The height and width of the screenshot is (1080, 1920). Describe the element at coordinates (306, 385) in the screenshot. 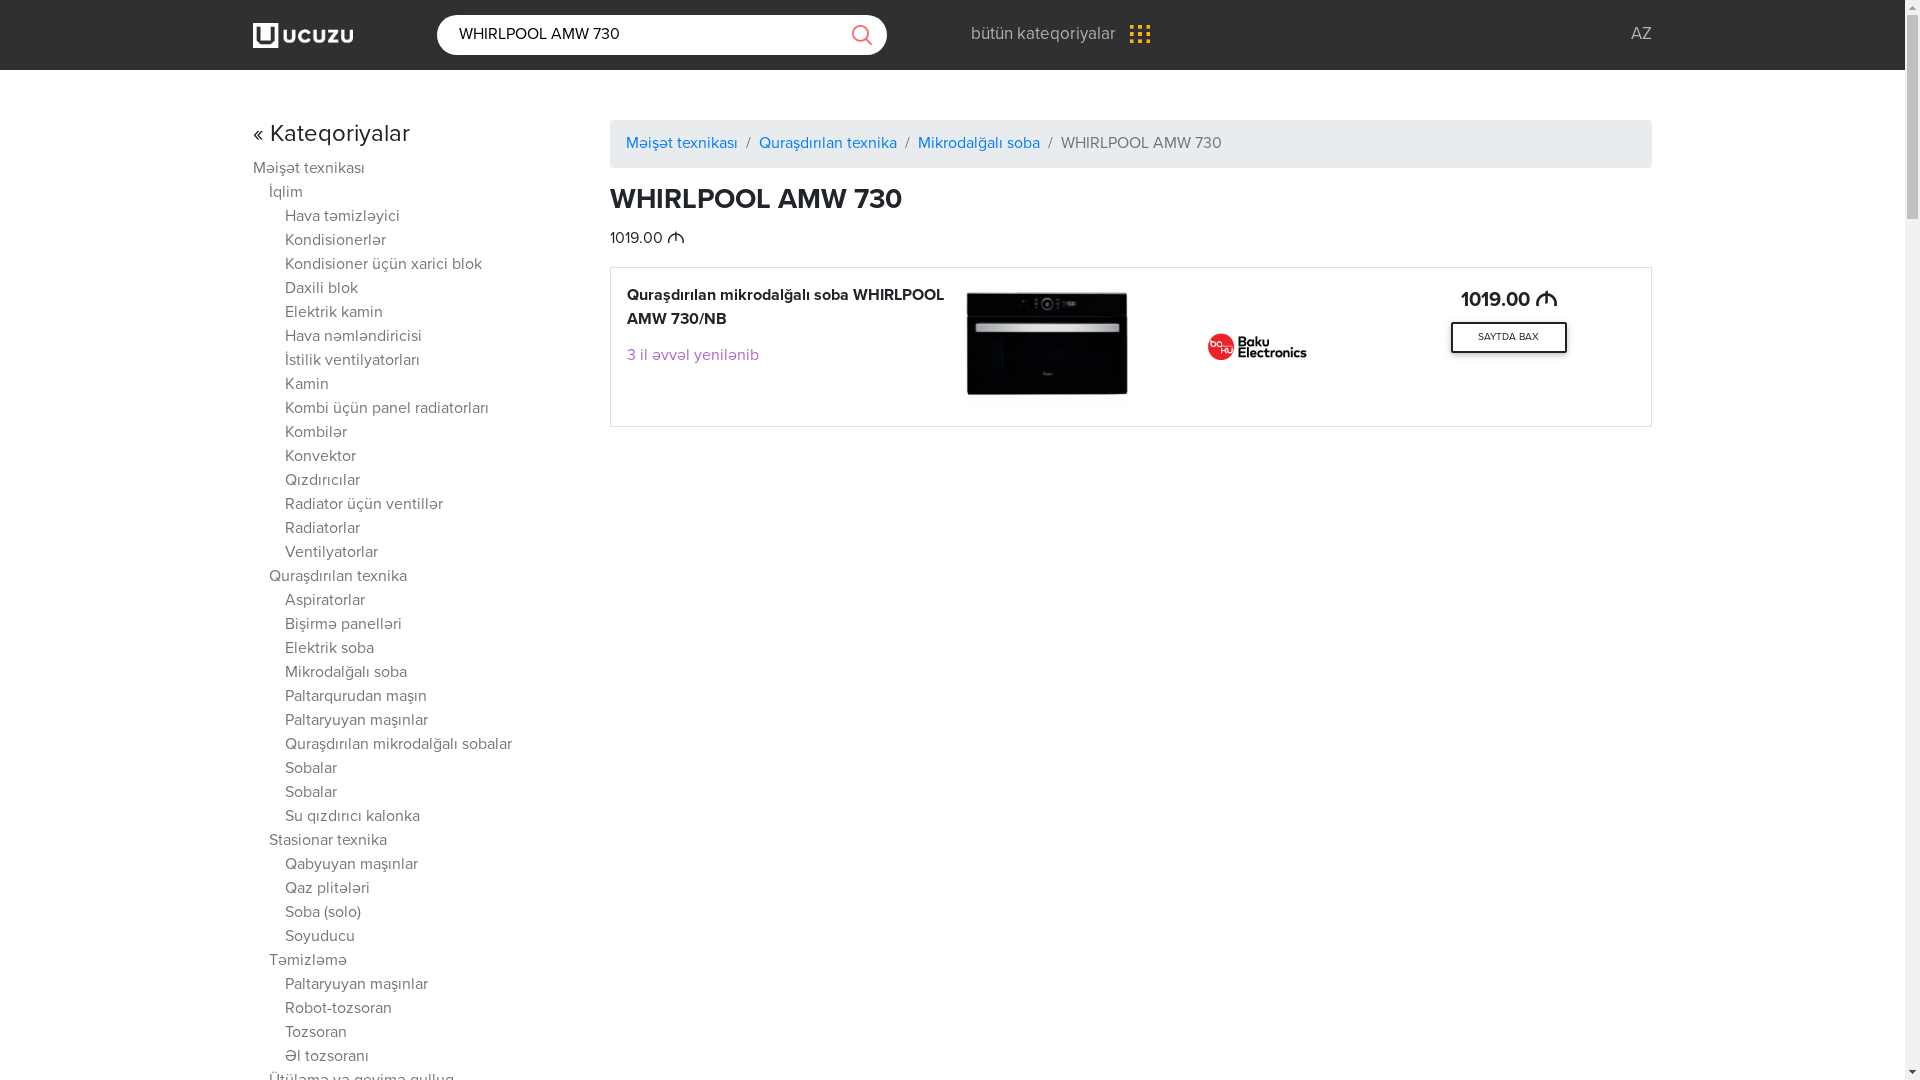

I see `'Kamin'` at that location.